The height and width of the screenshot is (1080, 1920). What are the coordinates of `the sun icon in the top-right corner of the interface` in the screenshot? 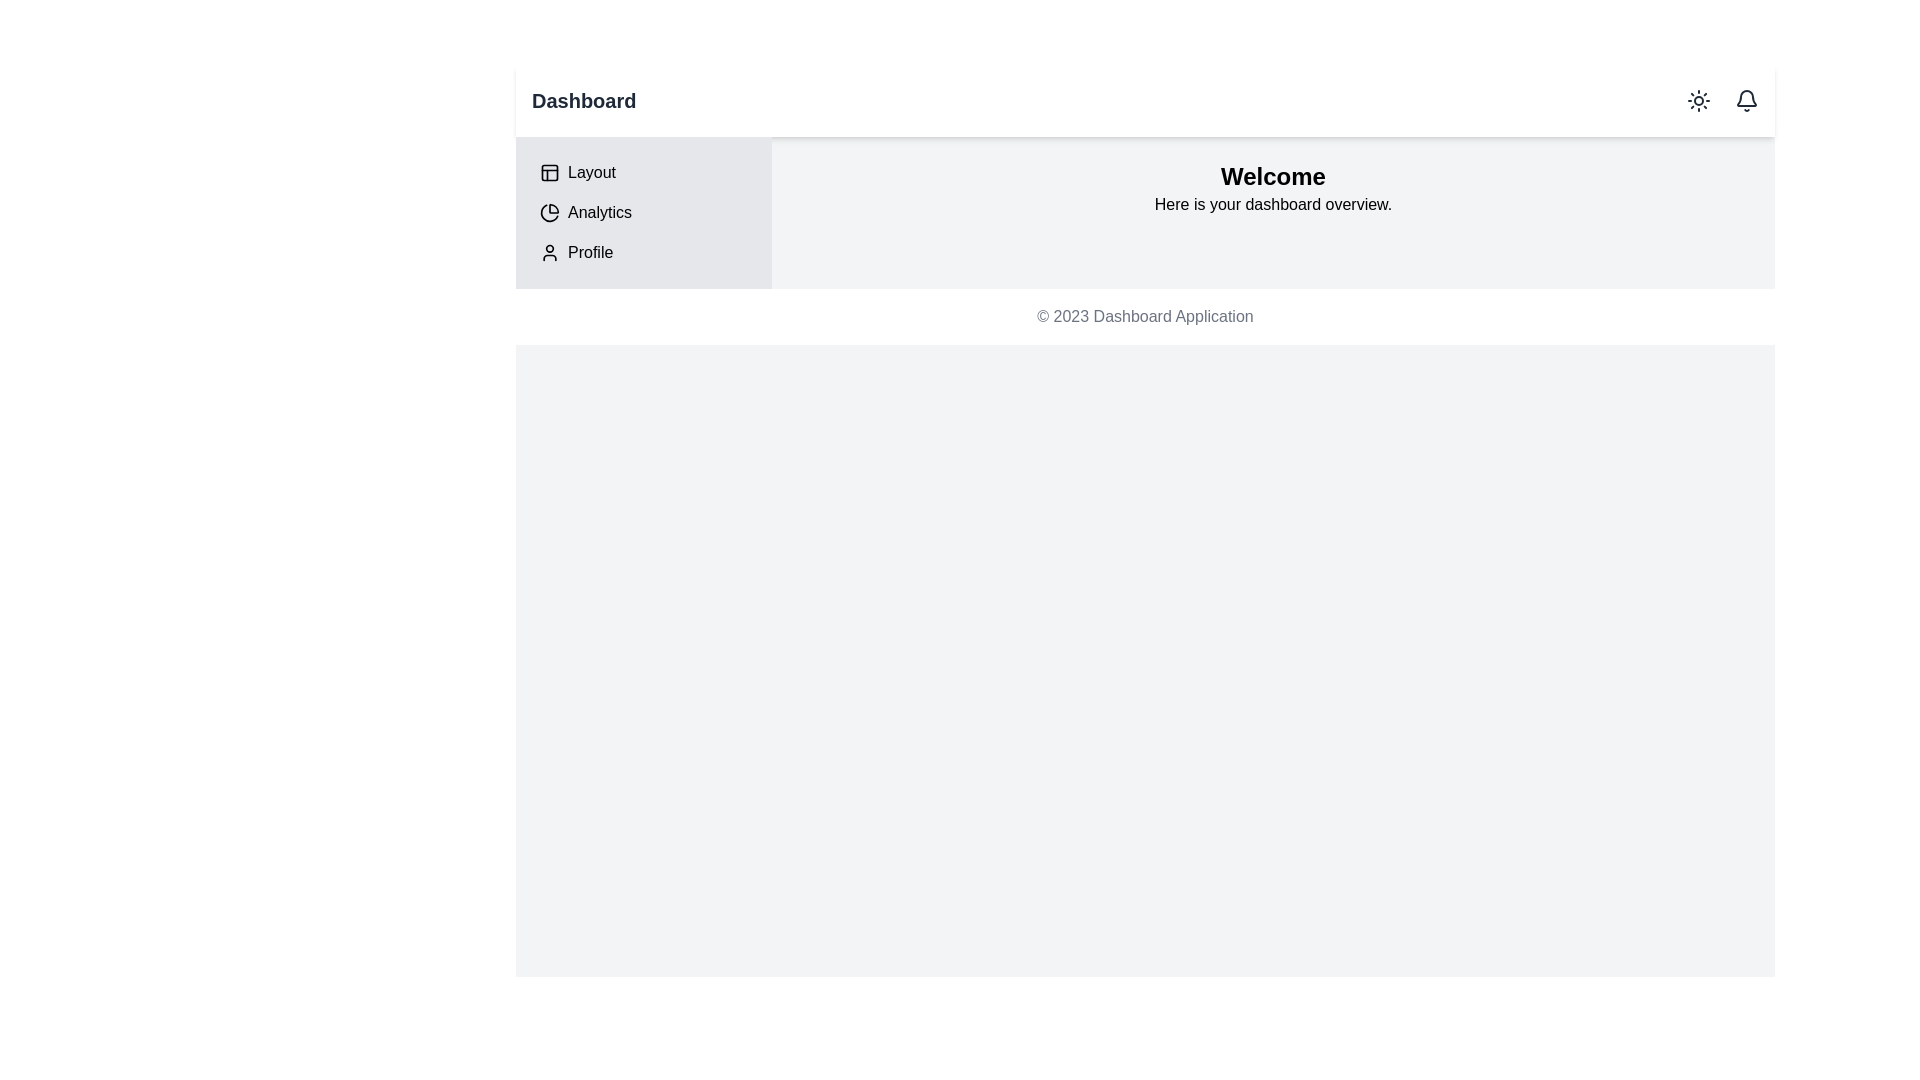 It's located at (1717, 100).